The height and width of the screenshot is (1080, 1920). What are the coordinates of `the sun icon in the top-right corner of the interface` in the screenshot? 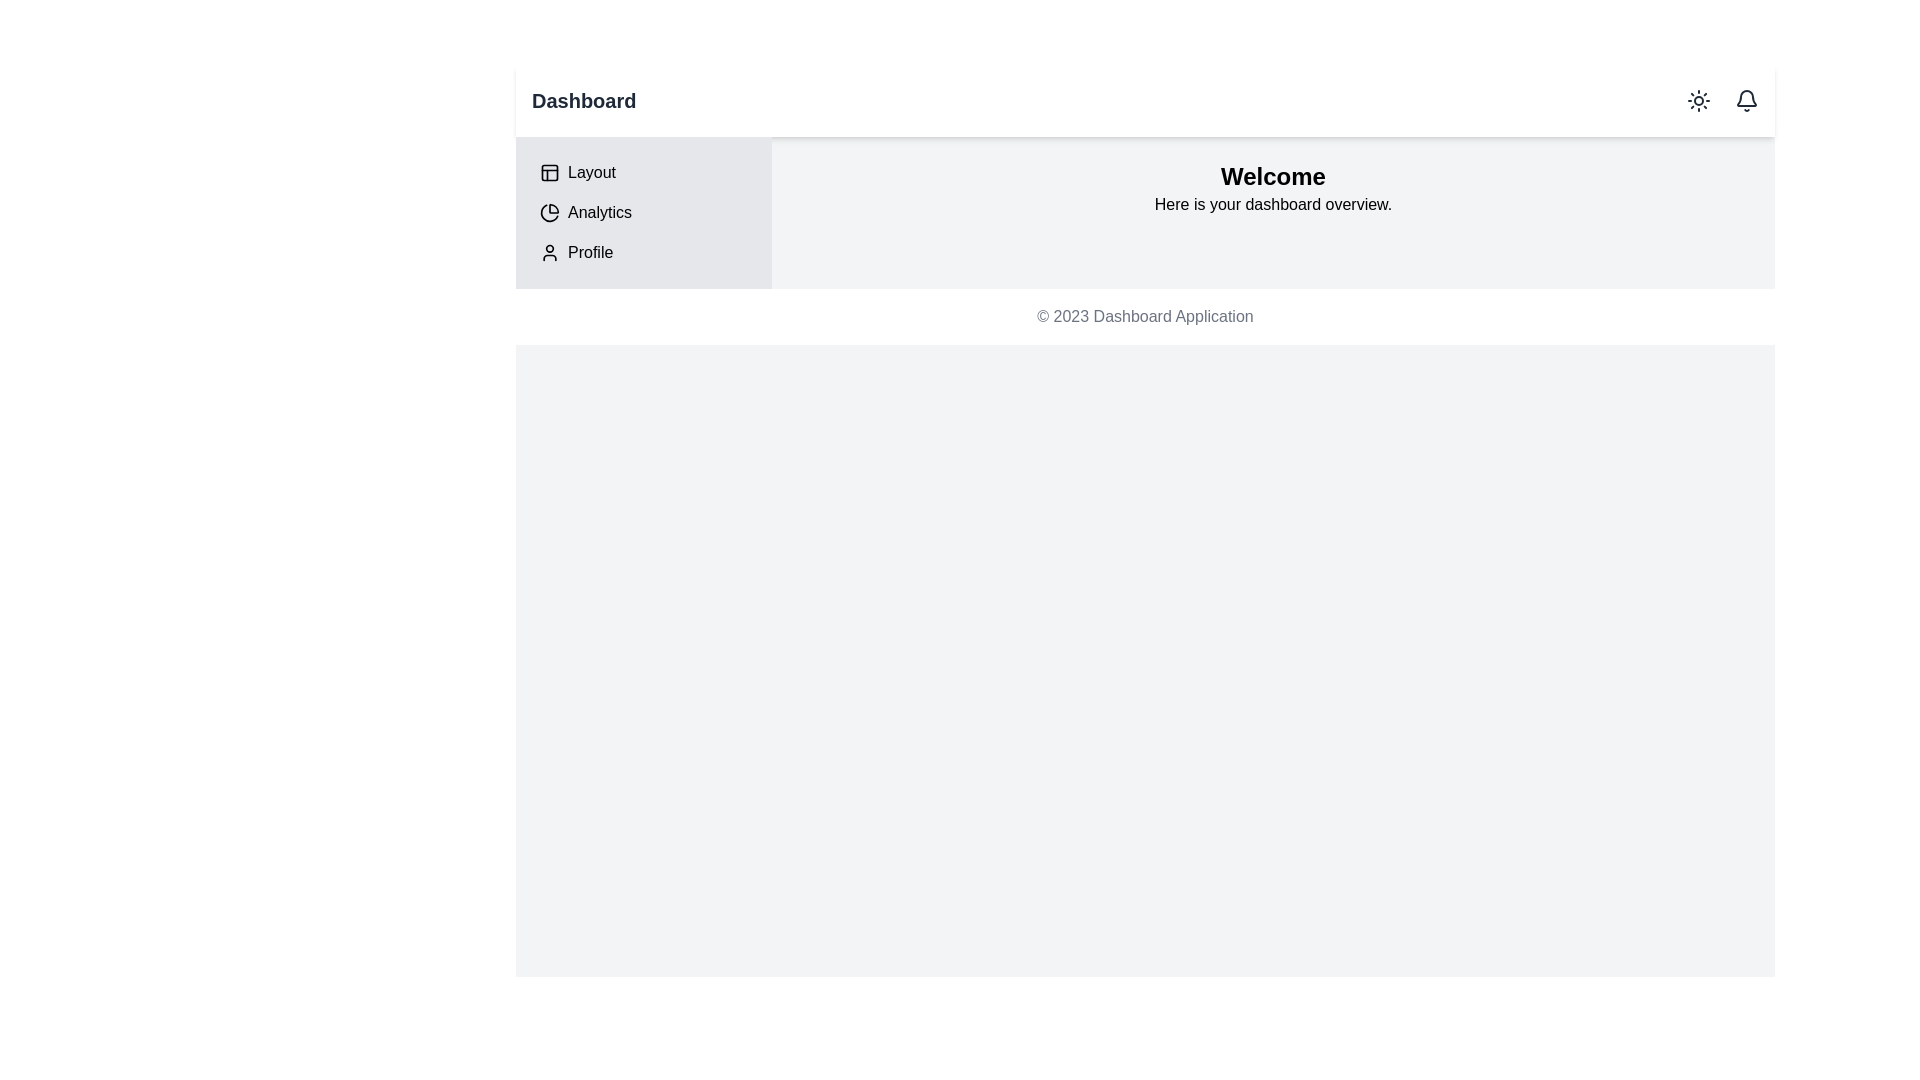 It's located at (1717, 100).